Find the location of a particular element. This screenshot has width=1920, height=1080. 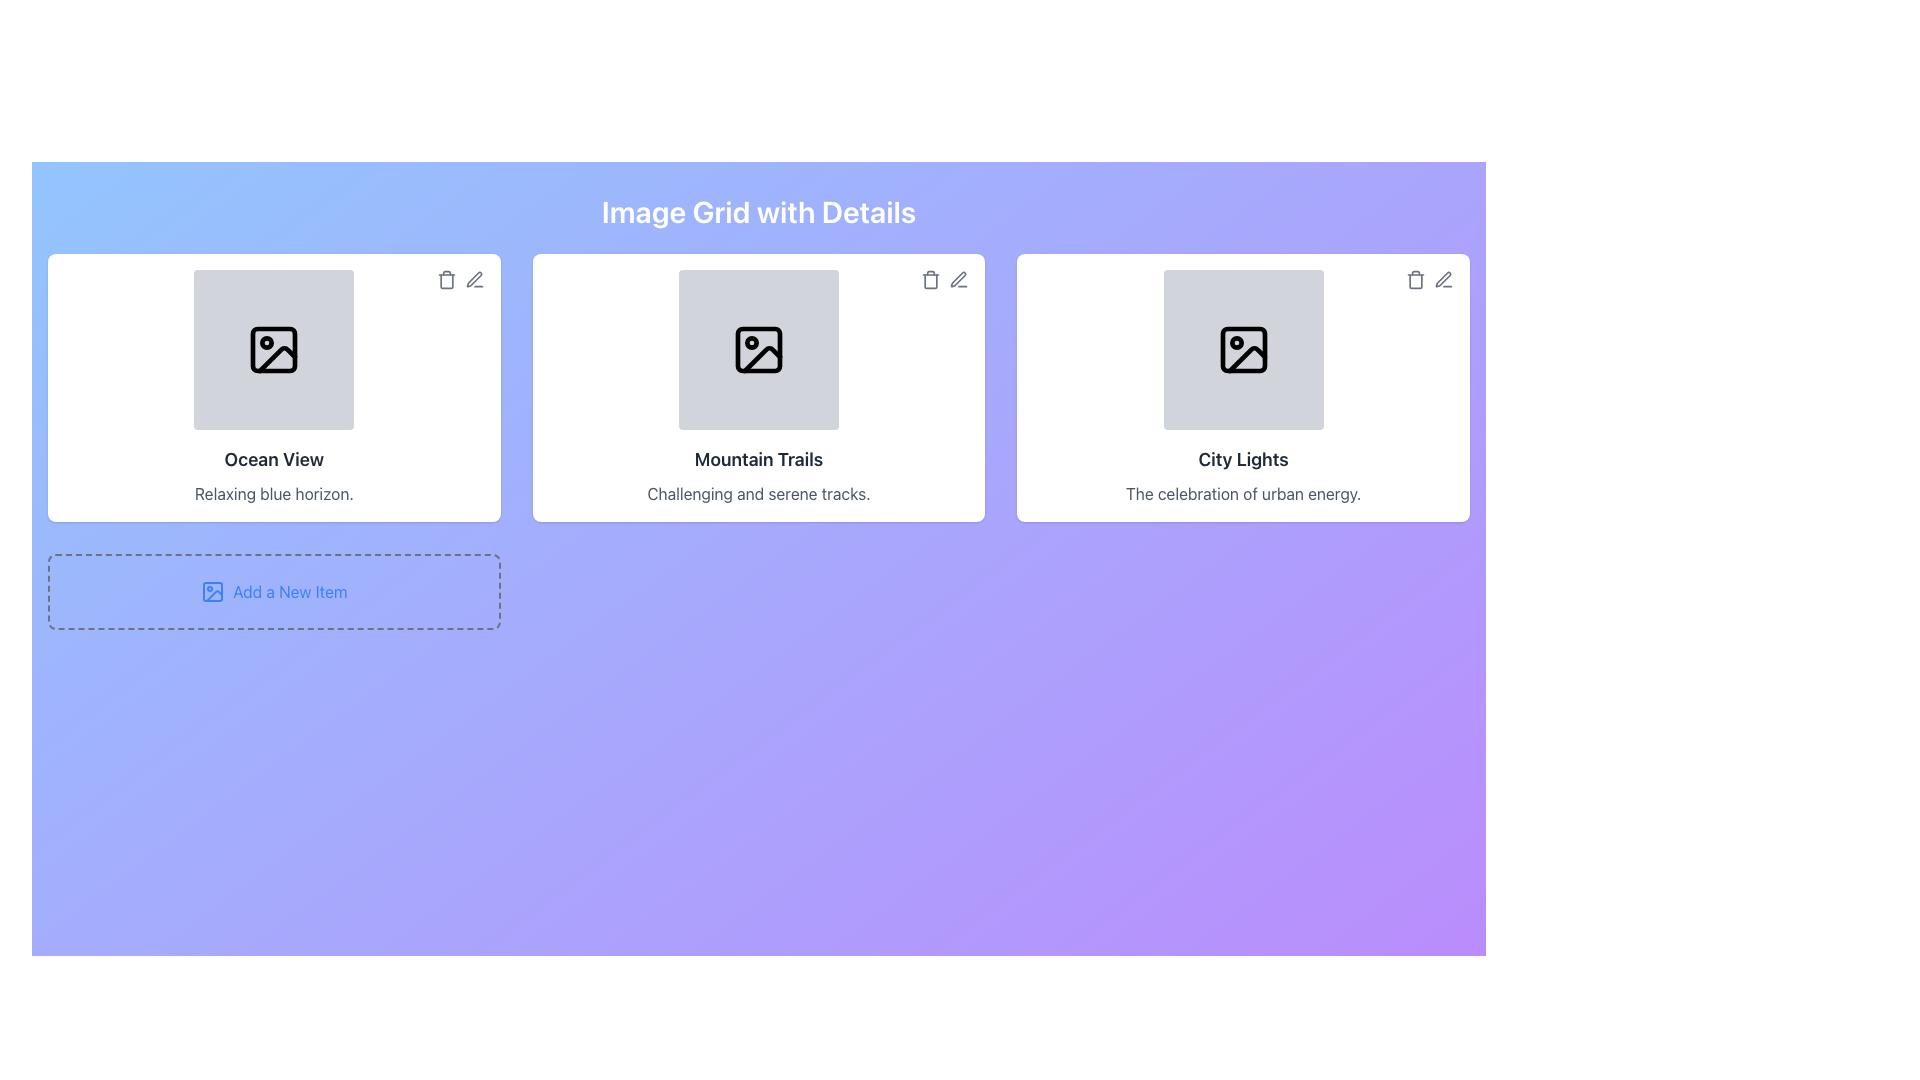

the icon representing the 'Add a New Item' action located at the lower-left corner of the dashed outline box is located at coordinates (213, 590).